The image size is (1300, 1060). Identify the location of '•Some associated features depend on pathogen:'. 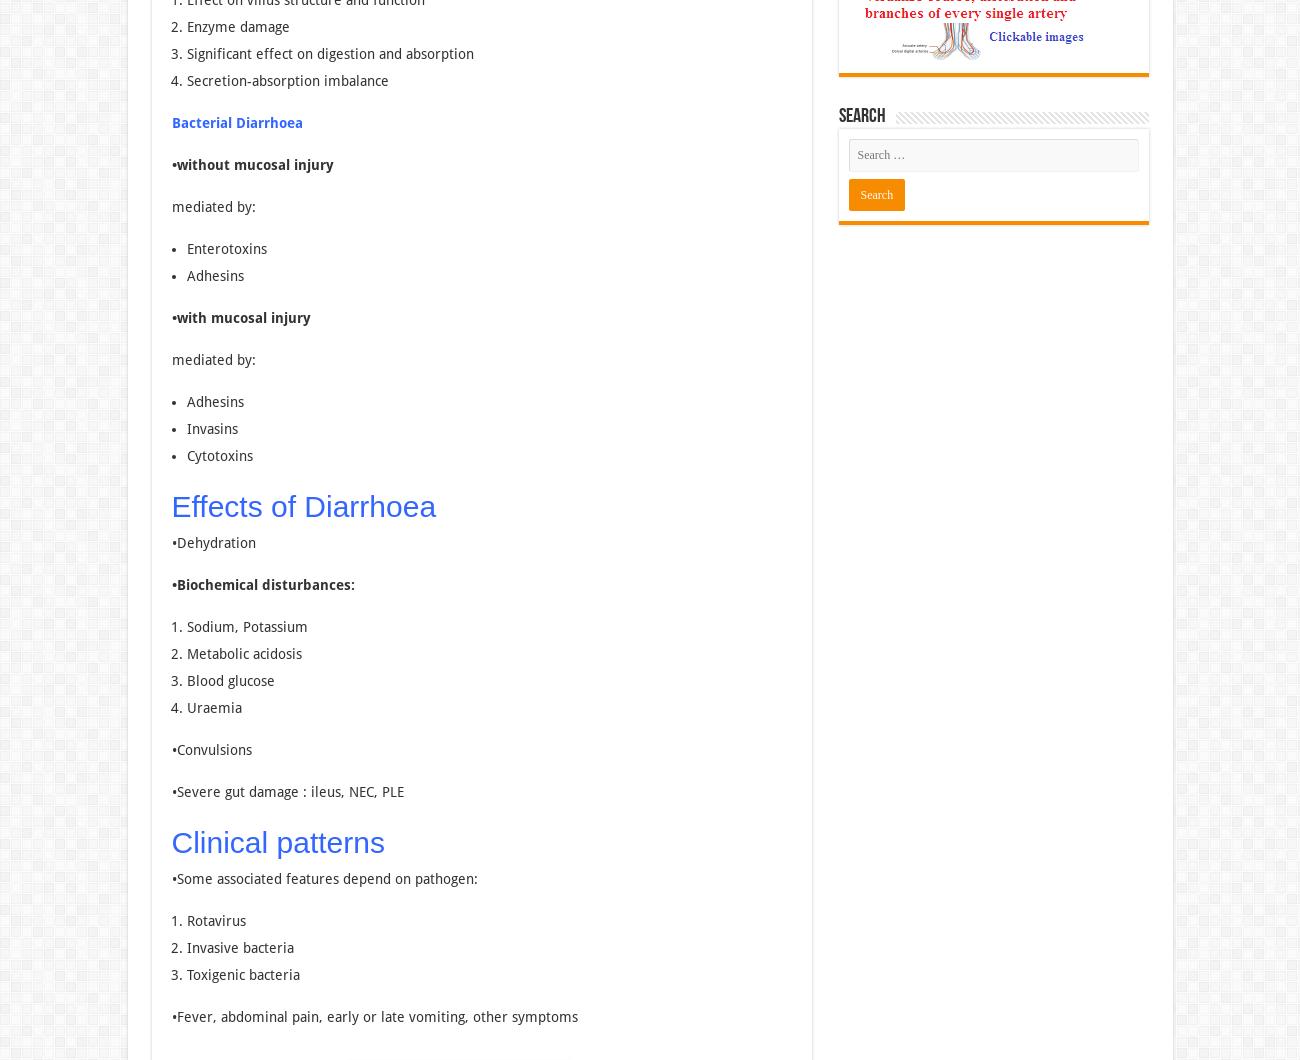
(323, 878).